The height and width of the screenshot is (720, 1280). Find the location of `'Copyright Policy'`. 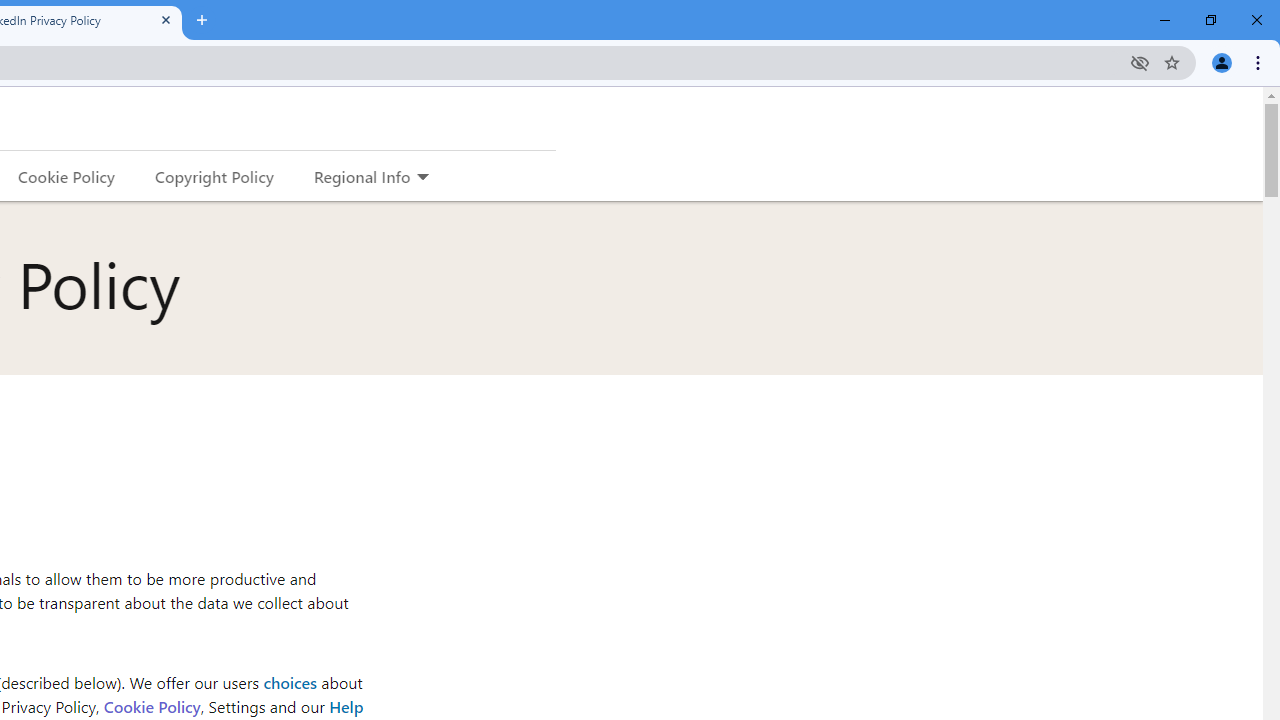

'Copyright Policy' is located at coordinates (213, 175).